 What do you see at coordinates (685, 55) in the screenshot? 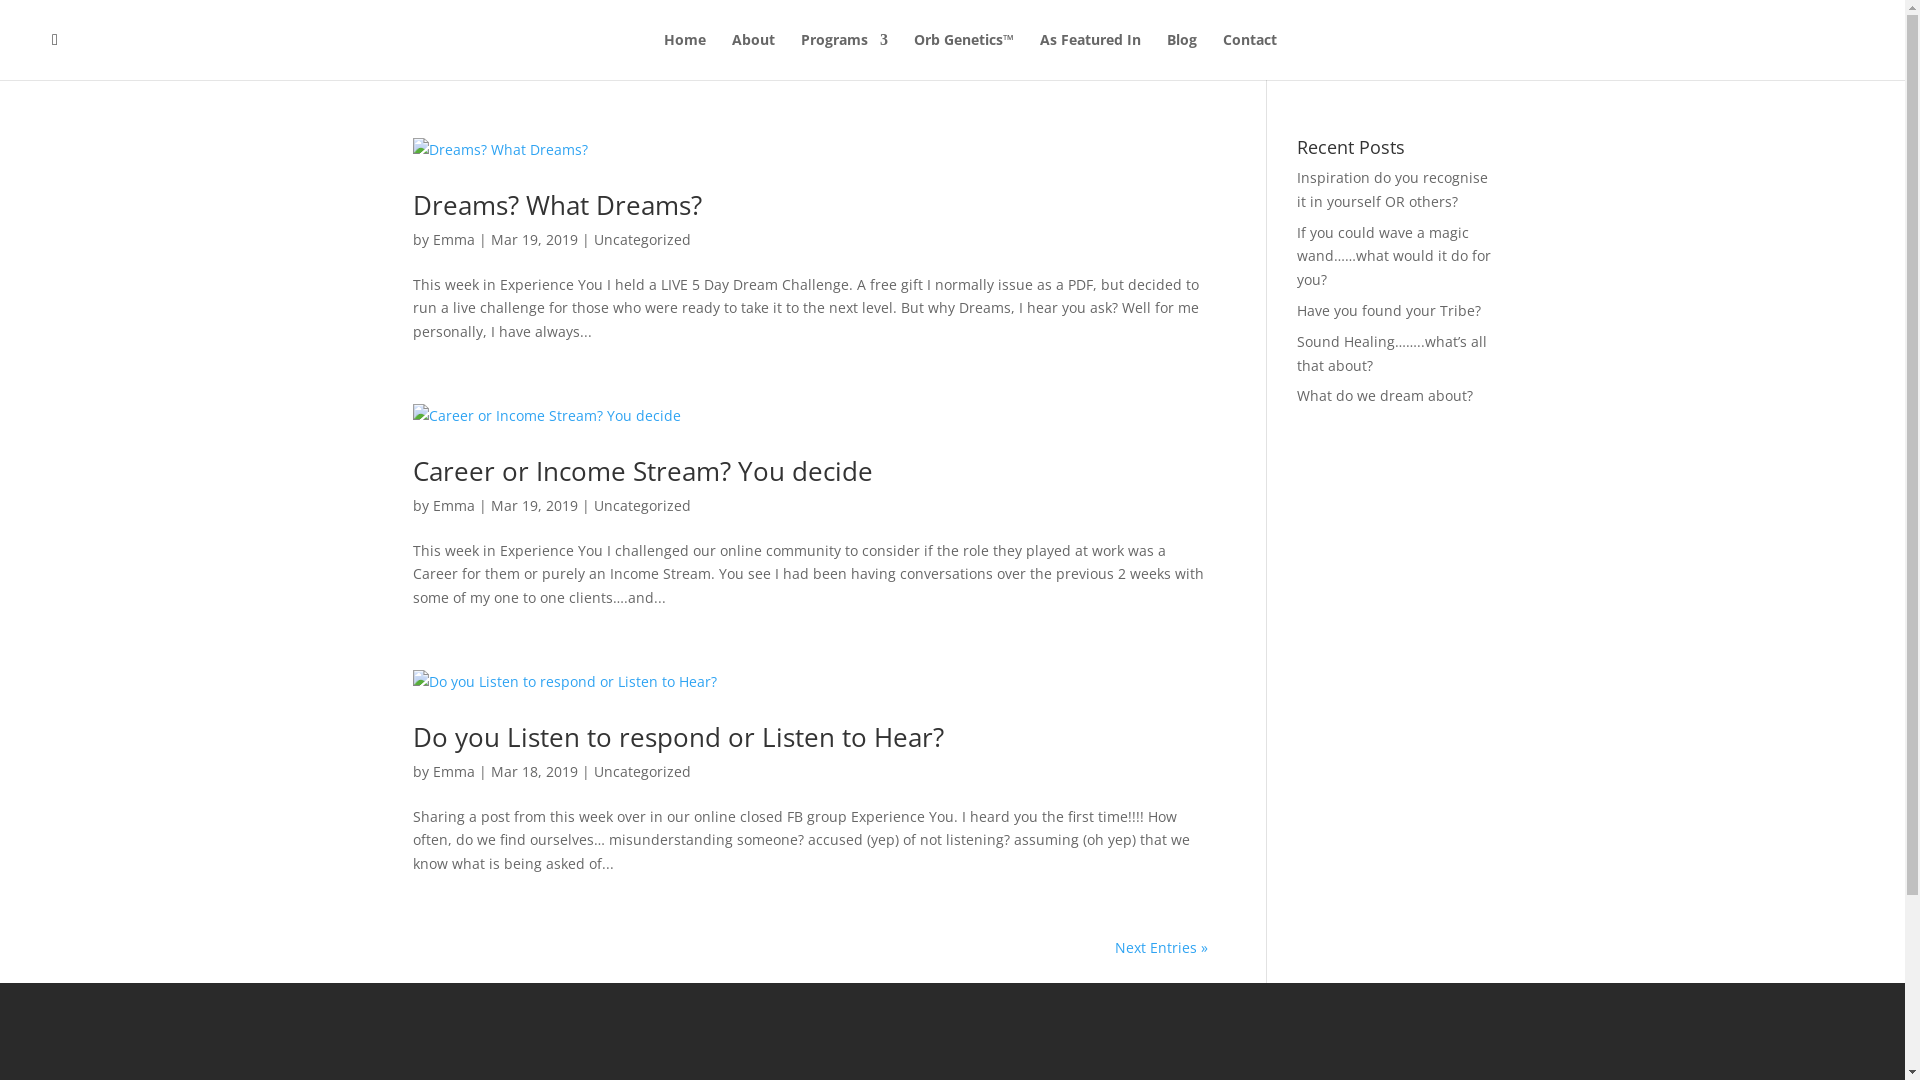
I see `'Home'` at bounding box center [685, 55].